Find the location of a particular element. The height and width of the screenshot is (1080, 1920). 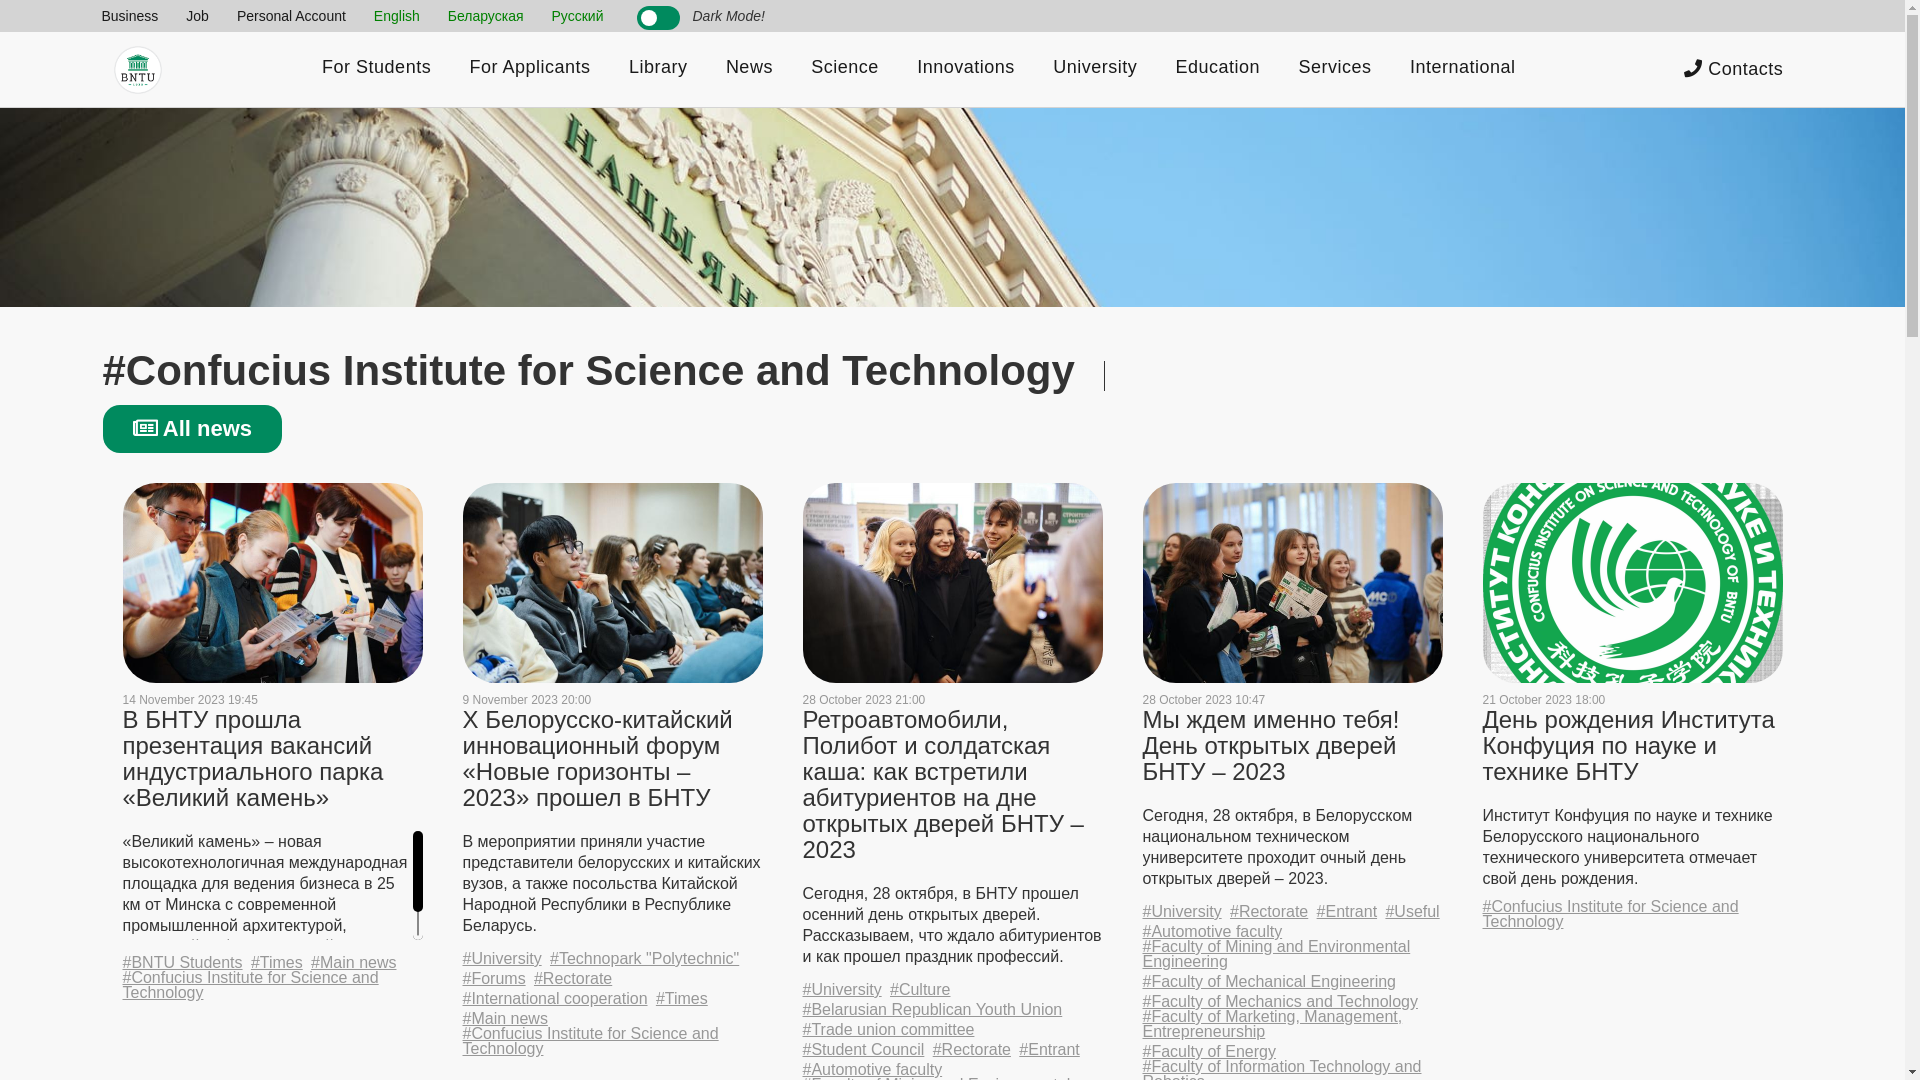

'For Applicants' is located at coordinates (529, 68).